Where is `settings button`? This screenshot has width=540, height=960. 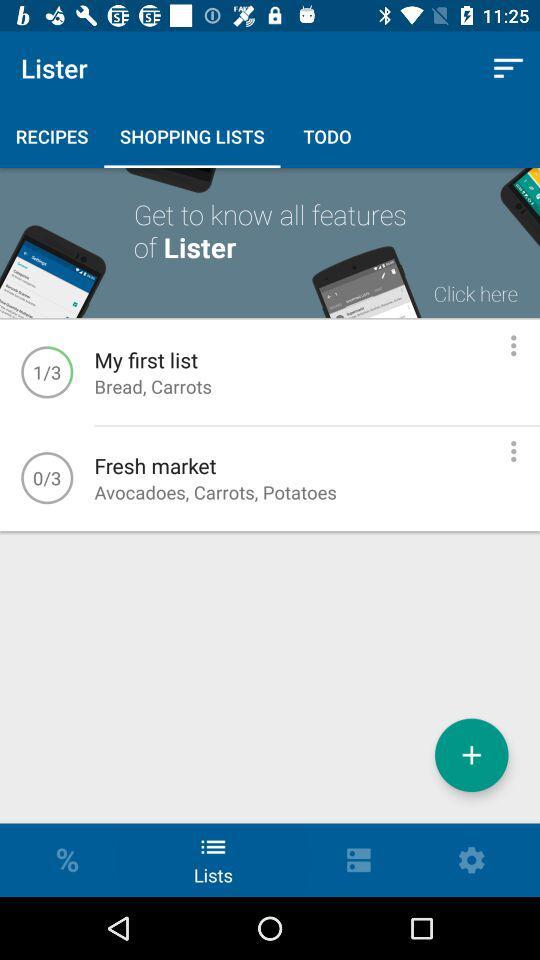
settings button is located at coordinates (513, 451).